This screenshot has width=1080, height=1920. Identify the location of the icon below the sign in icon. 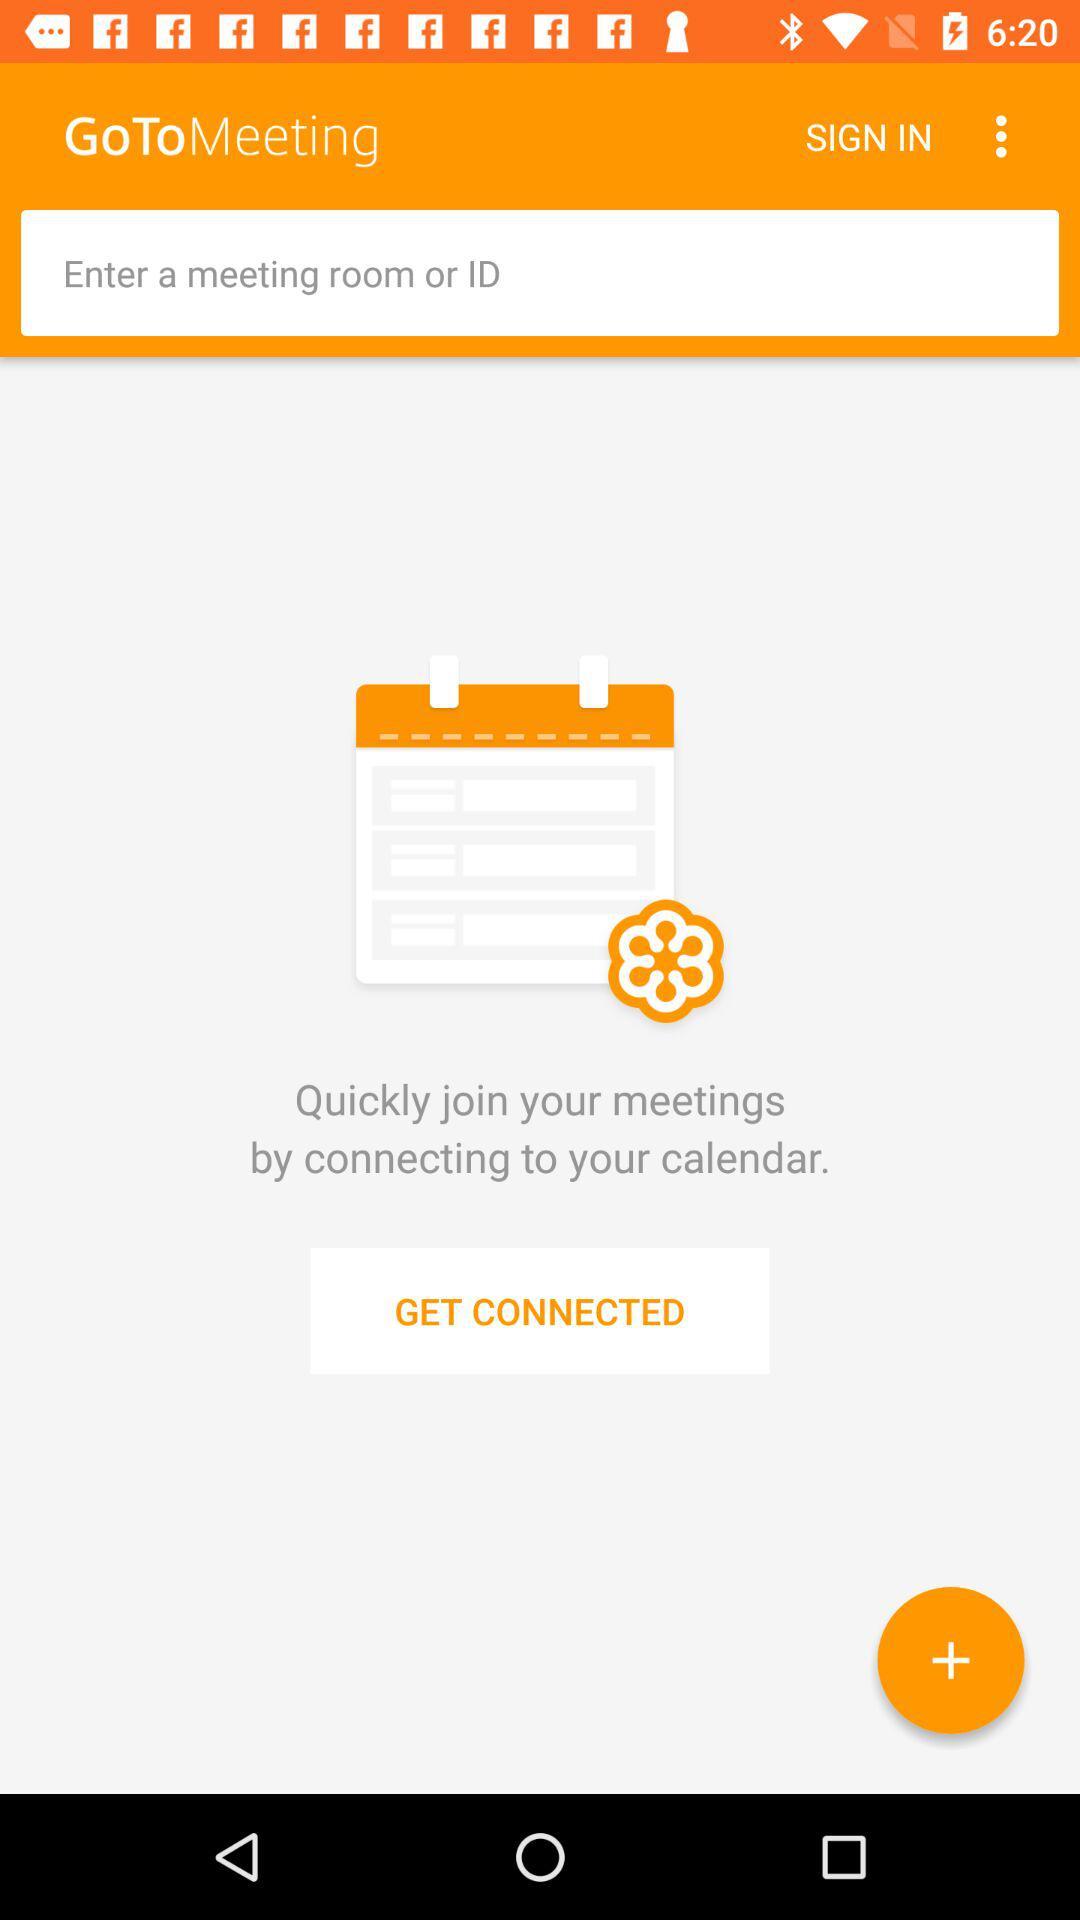
(540, 272).